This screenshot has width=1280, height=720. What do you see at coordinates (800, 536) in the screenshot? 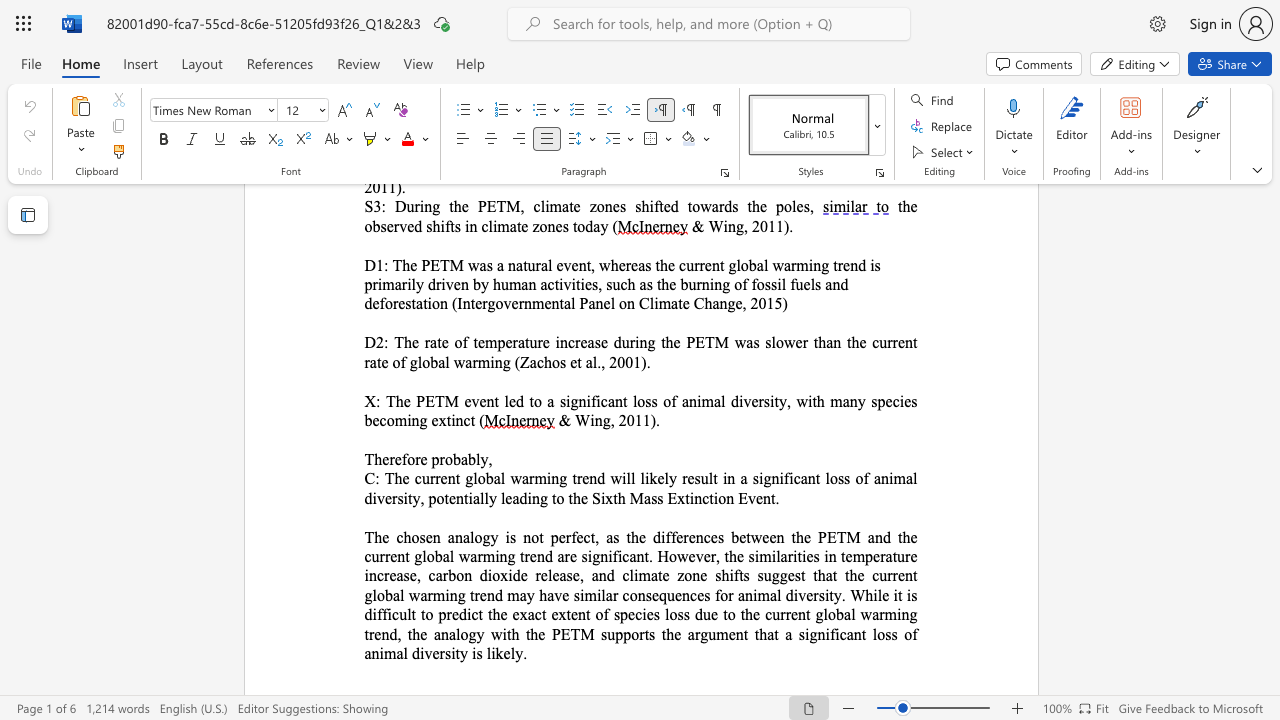
I see `the 4th character "h" in the text` at bounding box center [800, 536].